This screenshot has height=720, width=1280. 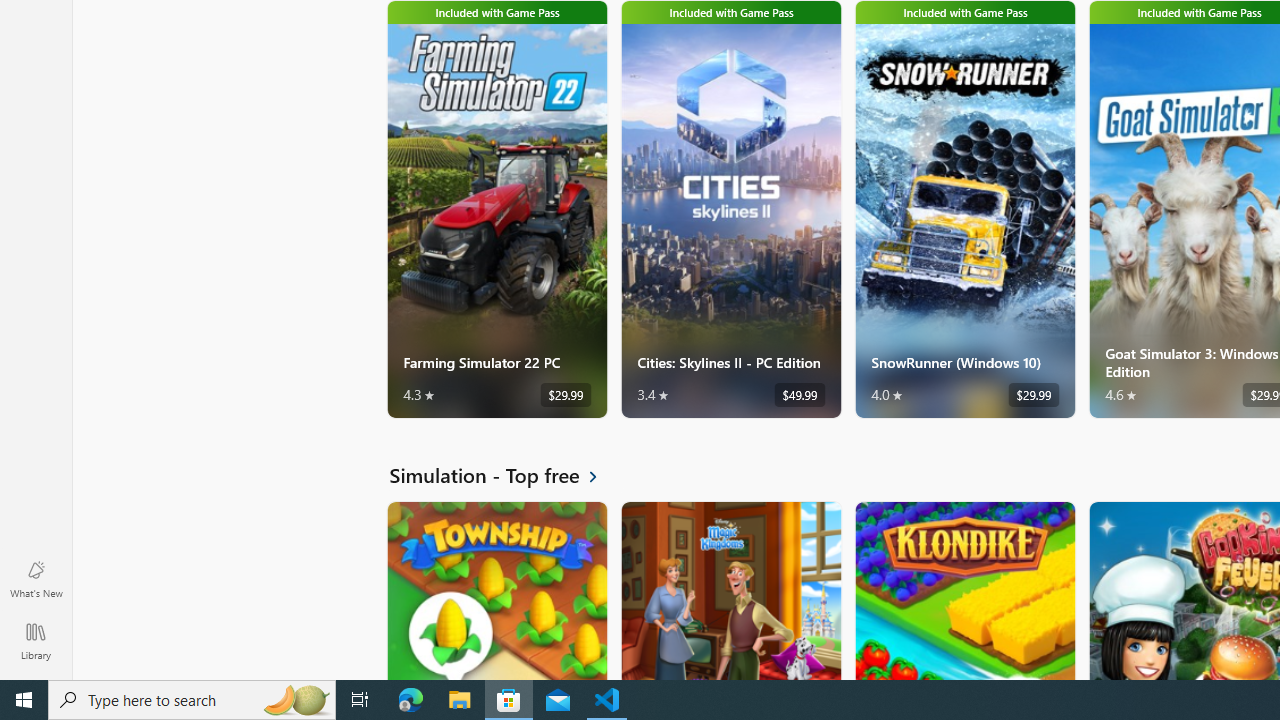 What do you see at coordinates (35, 640) in the screenshot?
I see `'Library'` at bounding box center [35, 640].